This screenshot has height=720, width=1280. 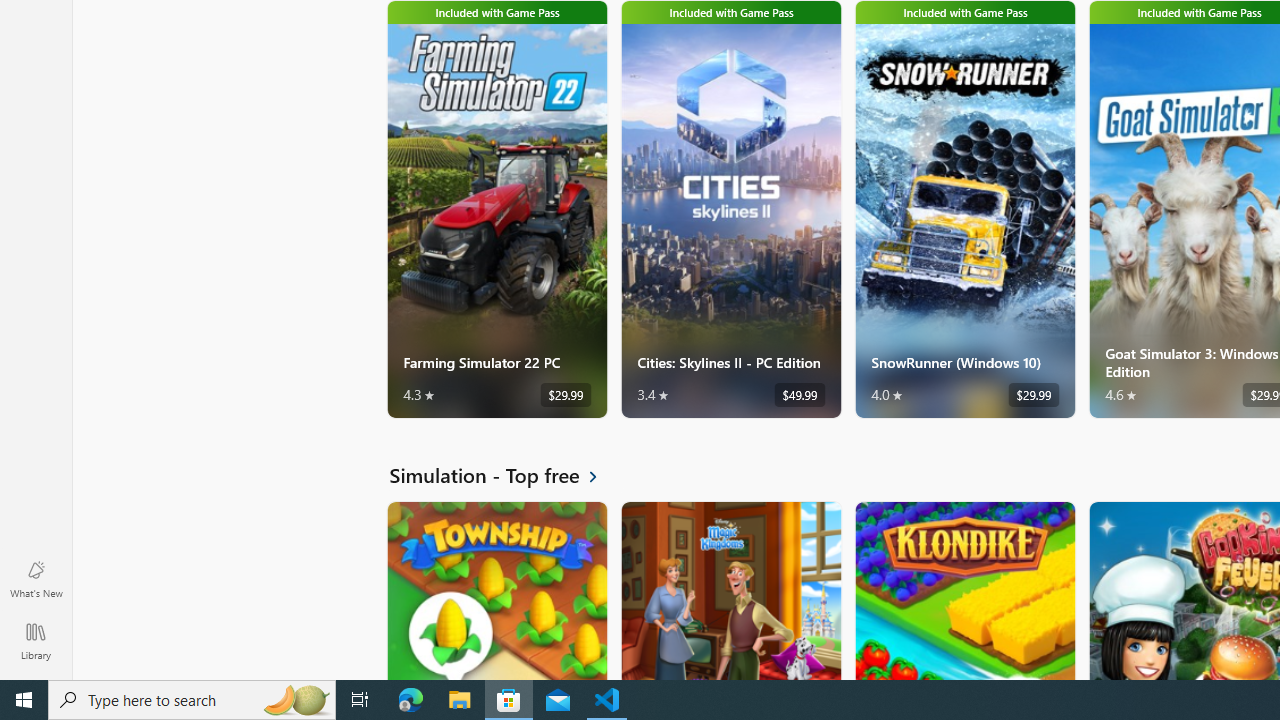 What do you see at coordinates (35, 640) in the screenshot?
I see `'Library'` at bounding box center [35, 640].